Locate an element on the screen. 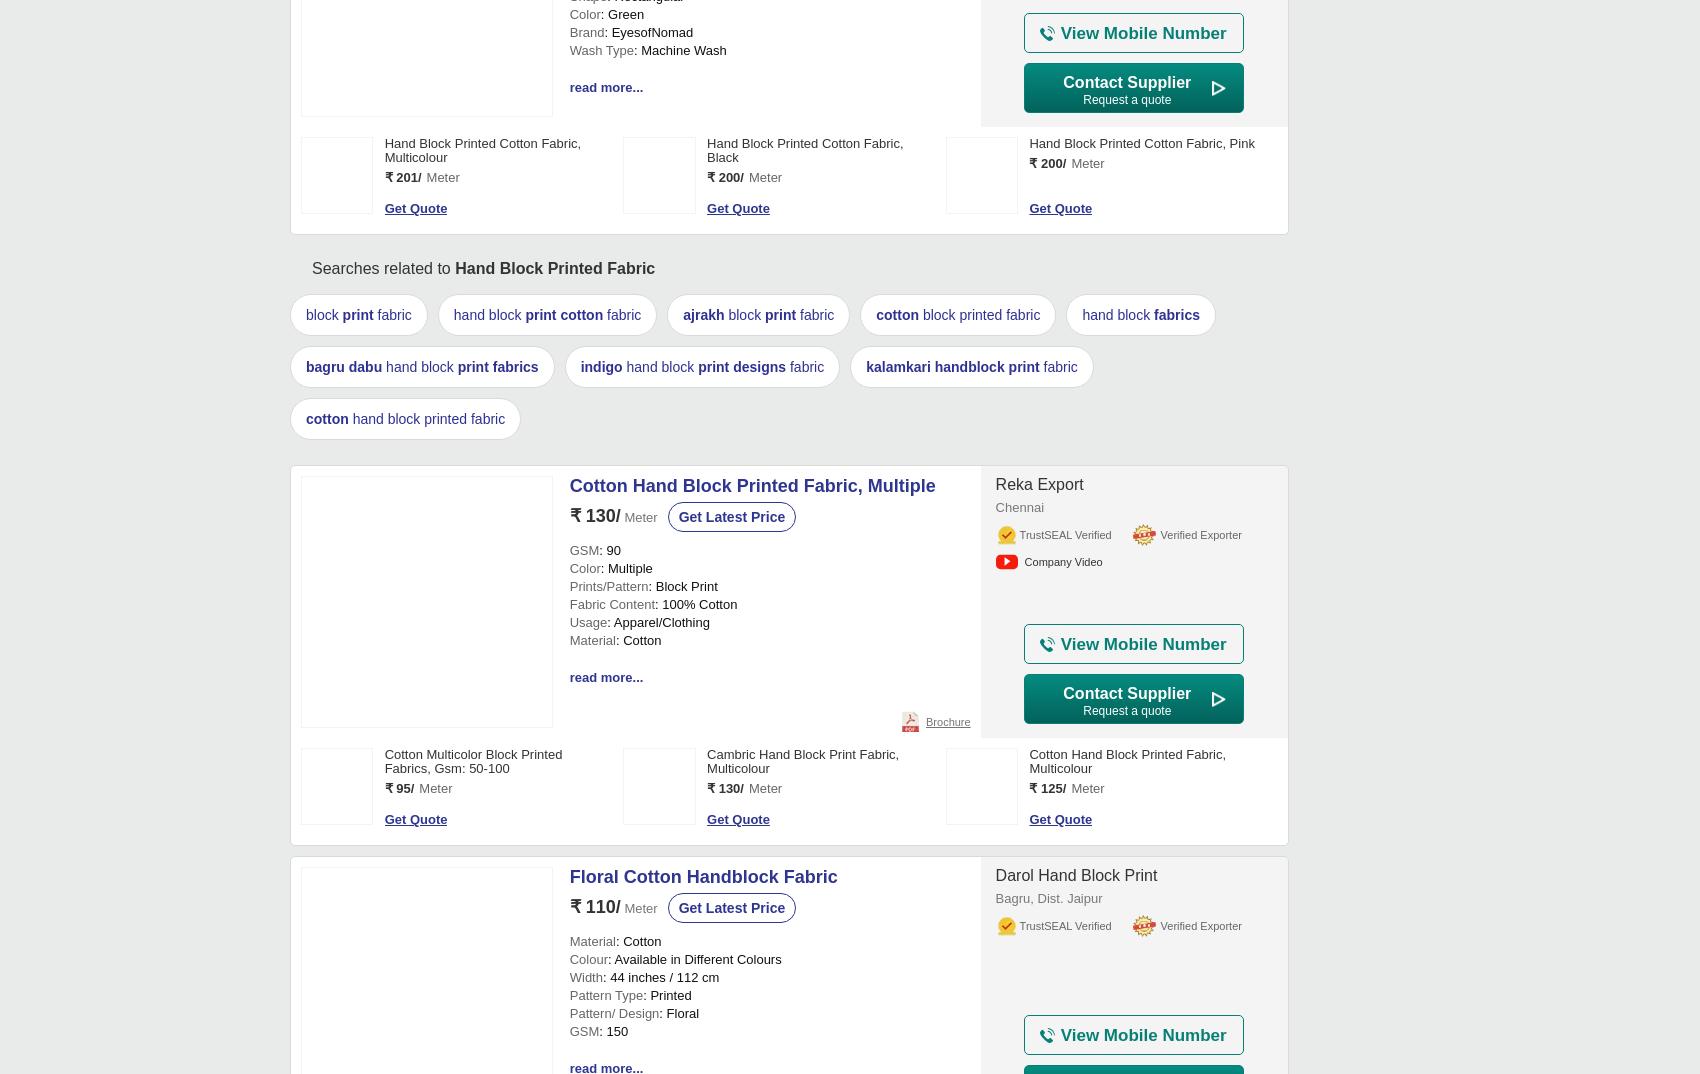  'bagru' is located at coordinates (324, 979).